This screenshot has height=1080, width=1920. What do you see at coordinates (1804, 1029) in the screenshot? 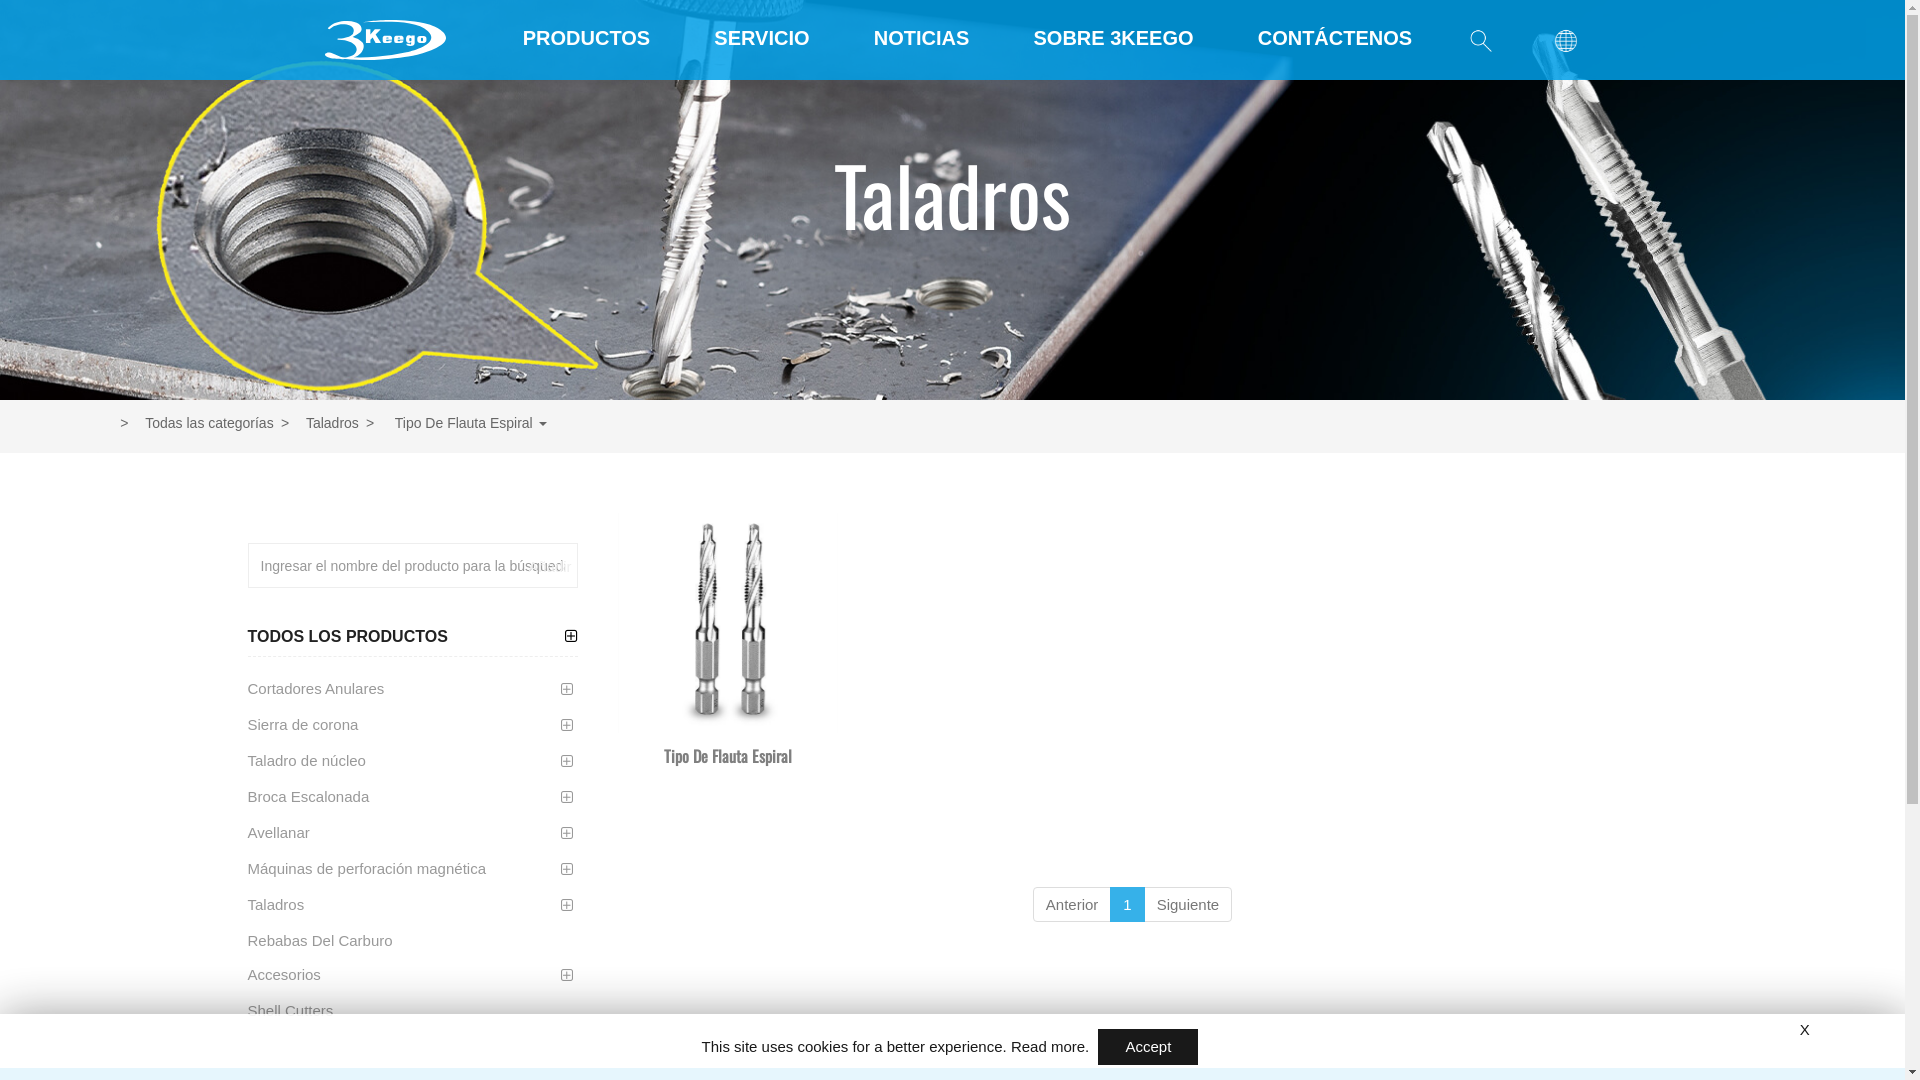
I see `'X'` at bounding box center [1804, 1029].